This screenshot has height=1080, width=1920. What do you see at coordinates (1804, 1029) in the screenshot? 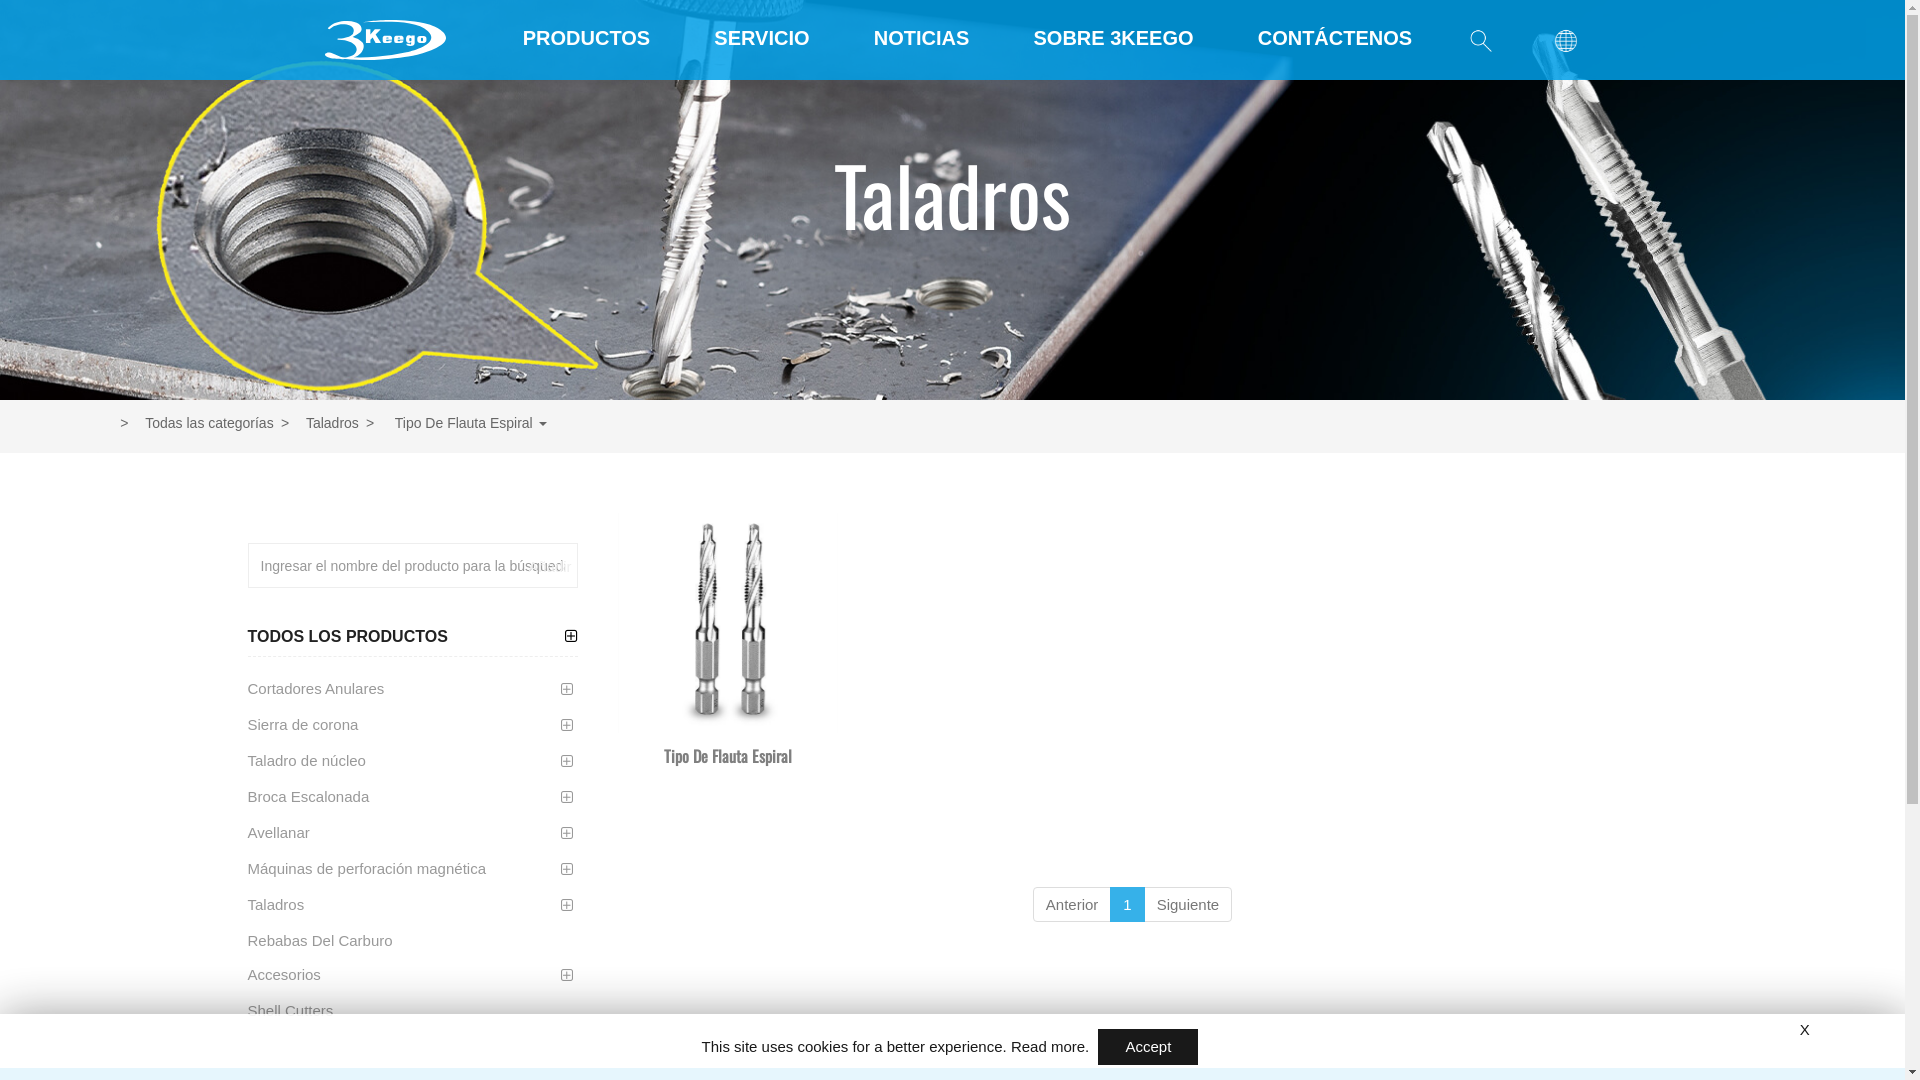
I see `'X'` at bounding box center [1804, 1029].